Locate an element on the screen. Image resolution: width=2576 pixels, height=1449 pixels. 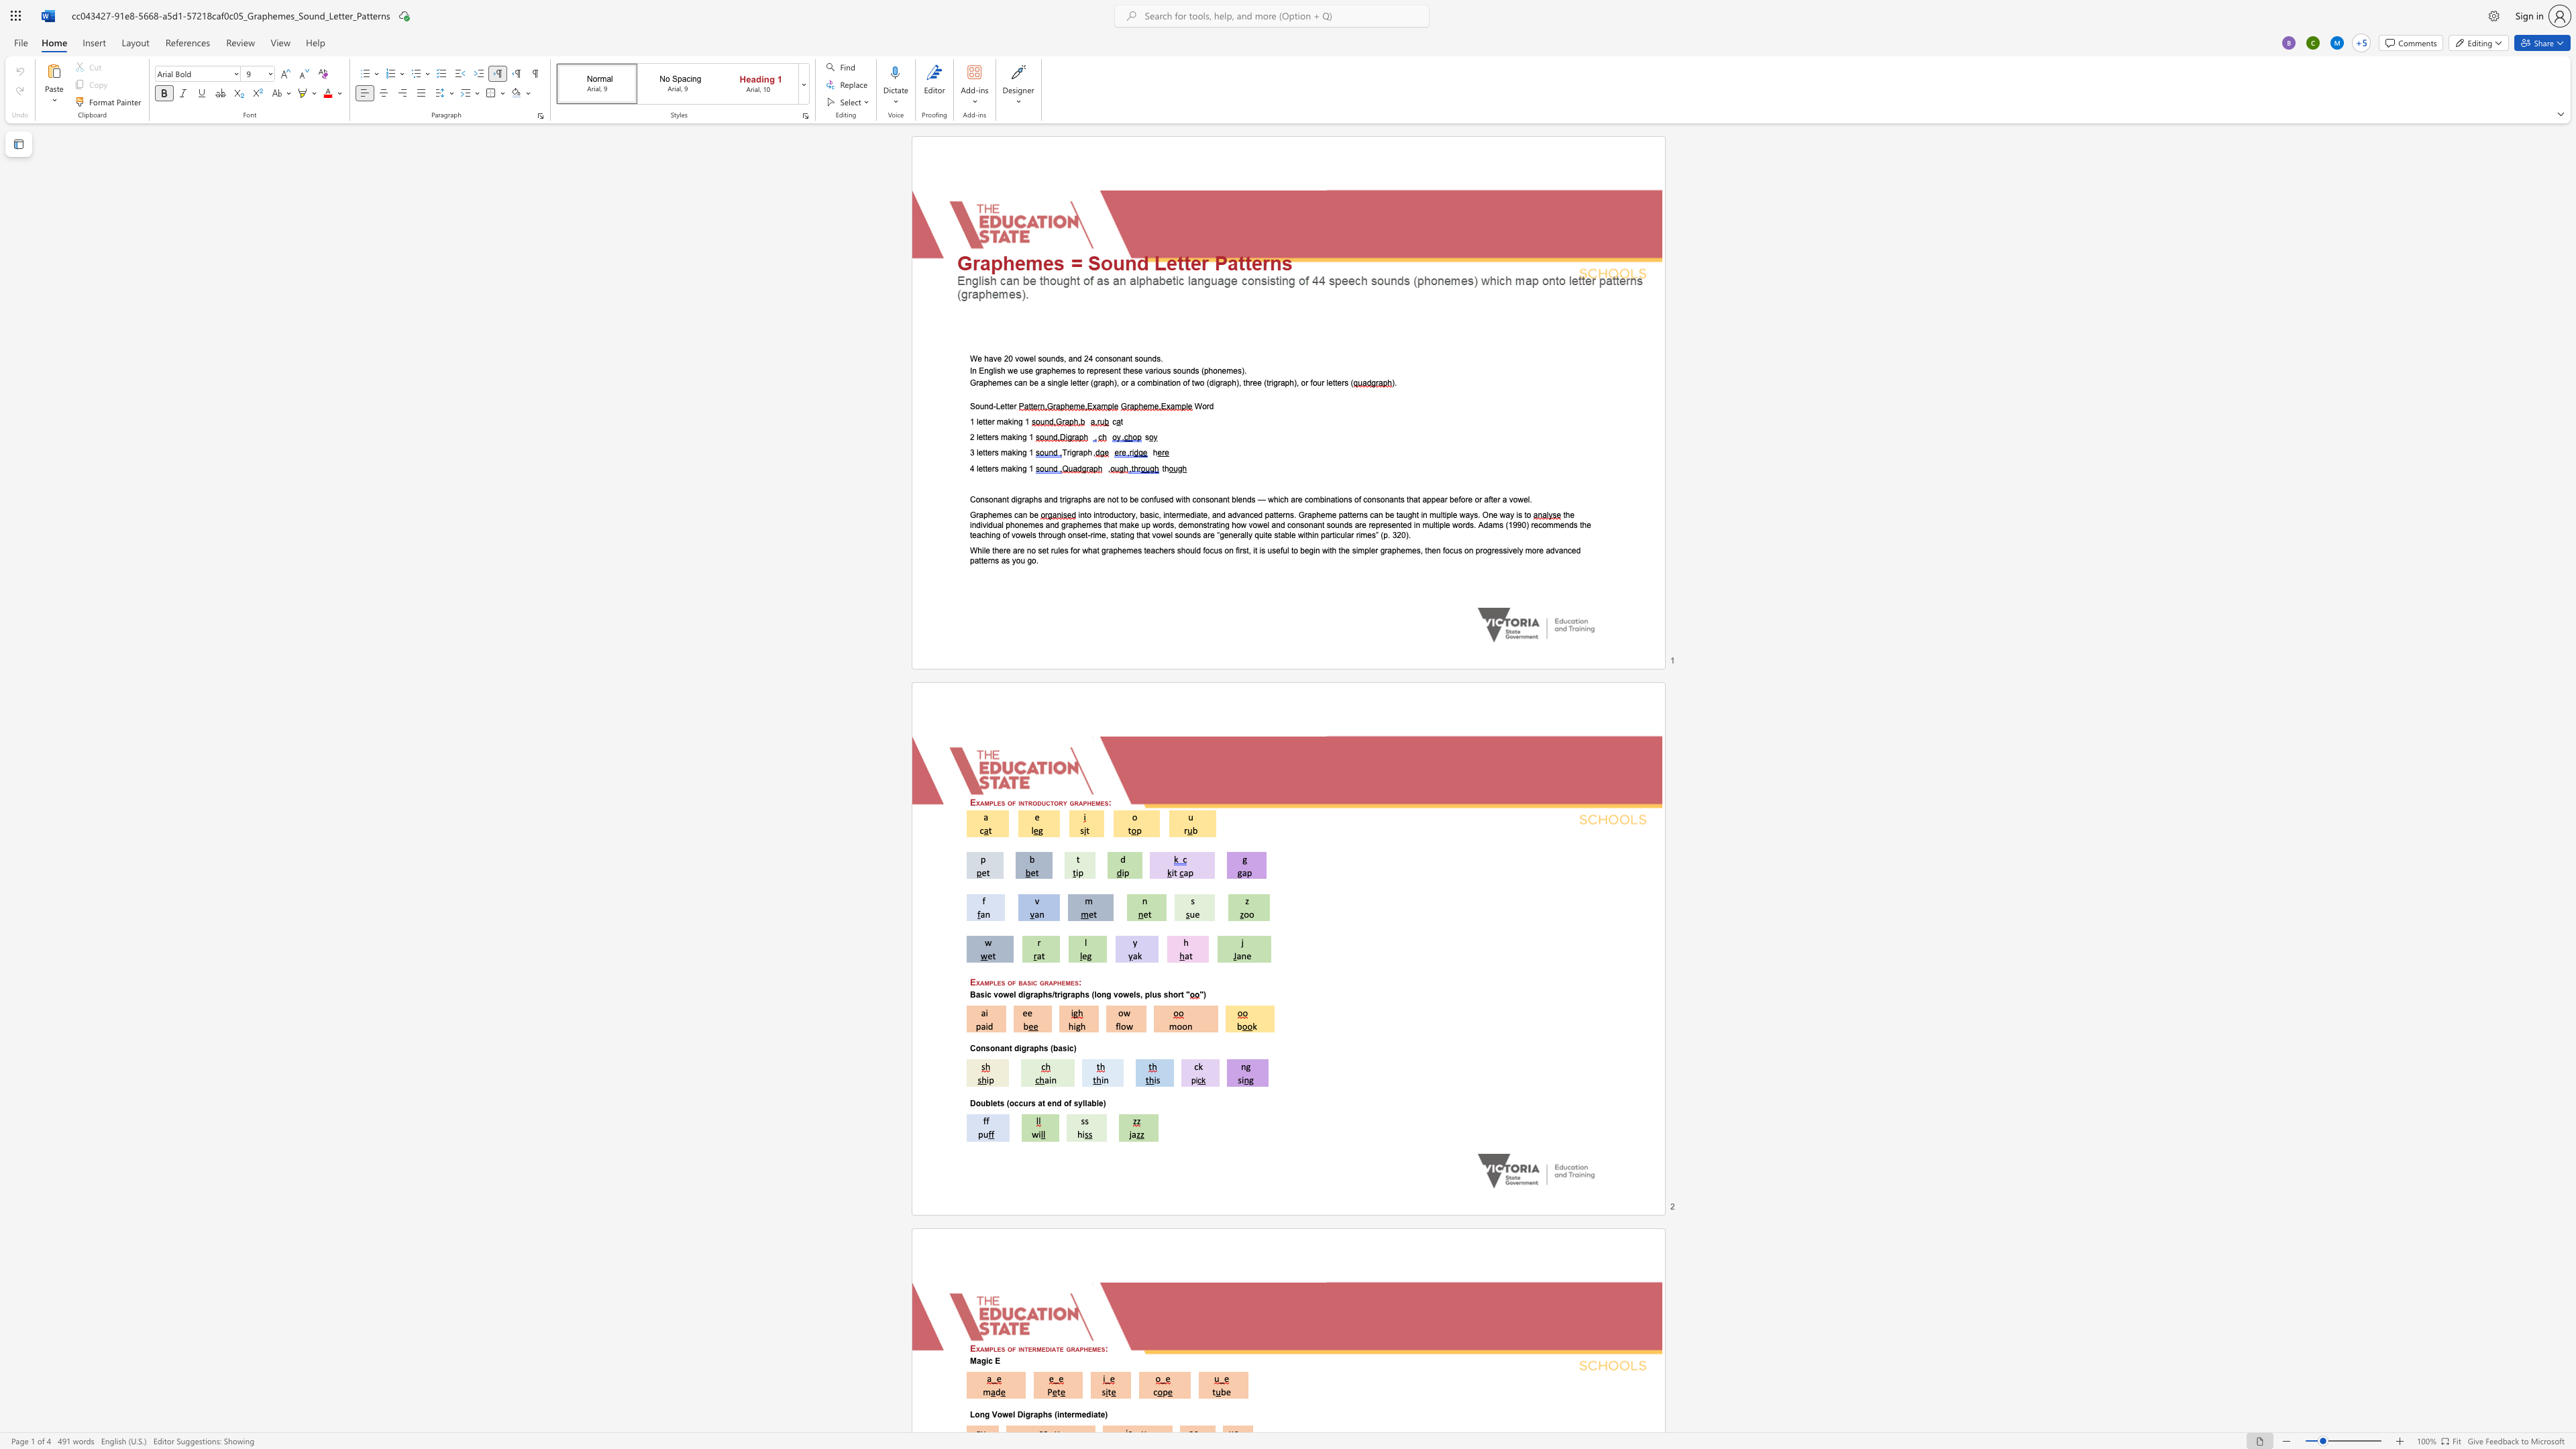
the 1th character "p" in the text is located at coordinates (991, 1348).